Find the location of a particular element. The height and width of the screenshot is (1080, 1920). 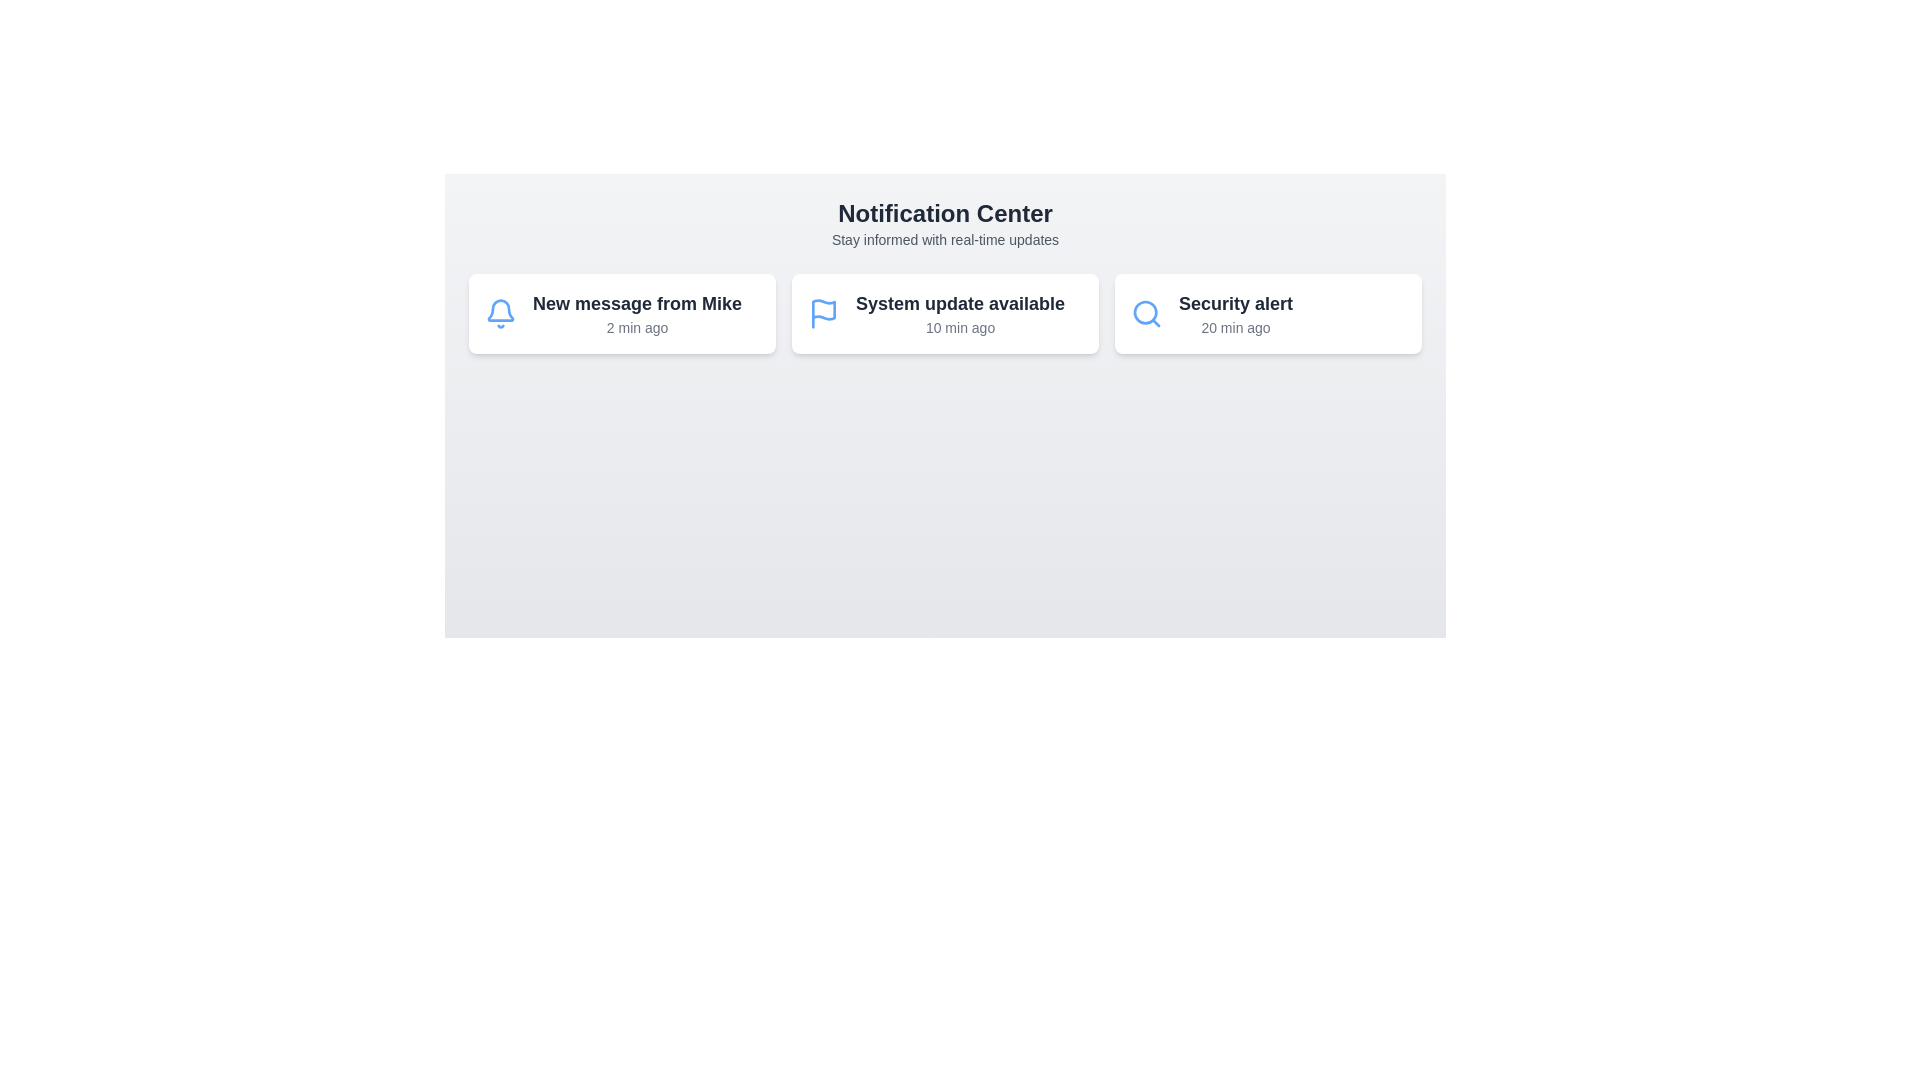

the text block displaying 'System update available' and '10 min ago', which is a notification item in the central card of a three-column layout is located at coordinates (960, 313).